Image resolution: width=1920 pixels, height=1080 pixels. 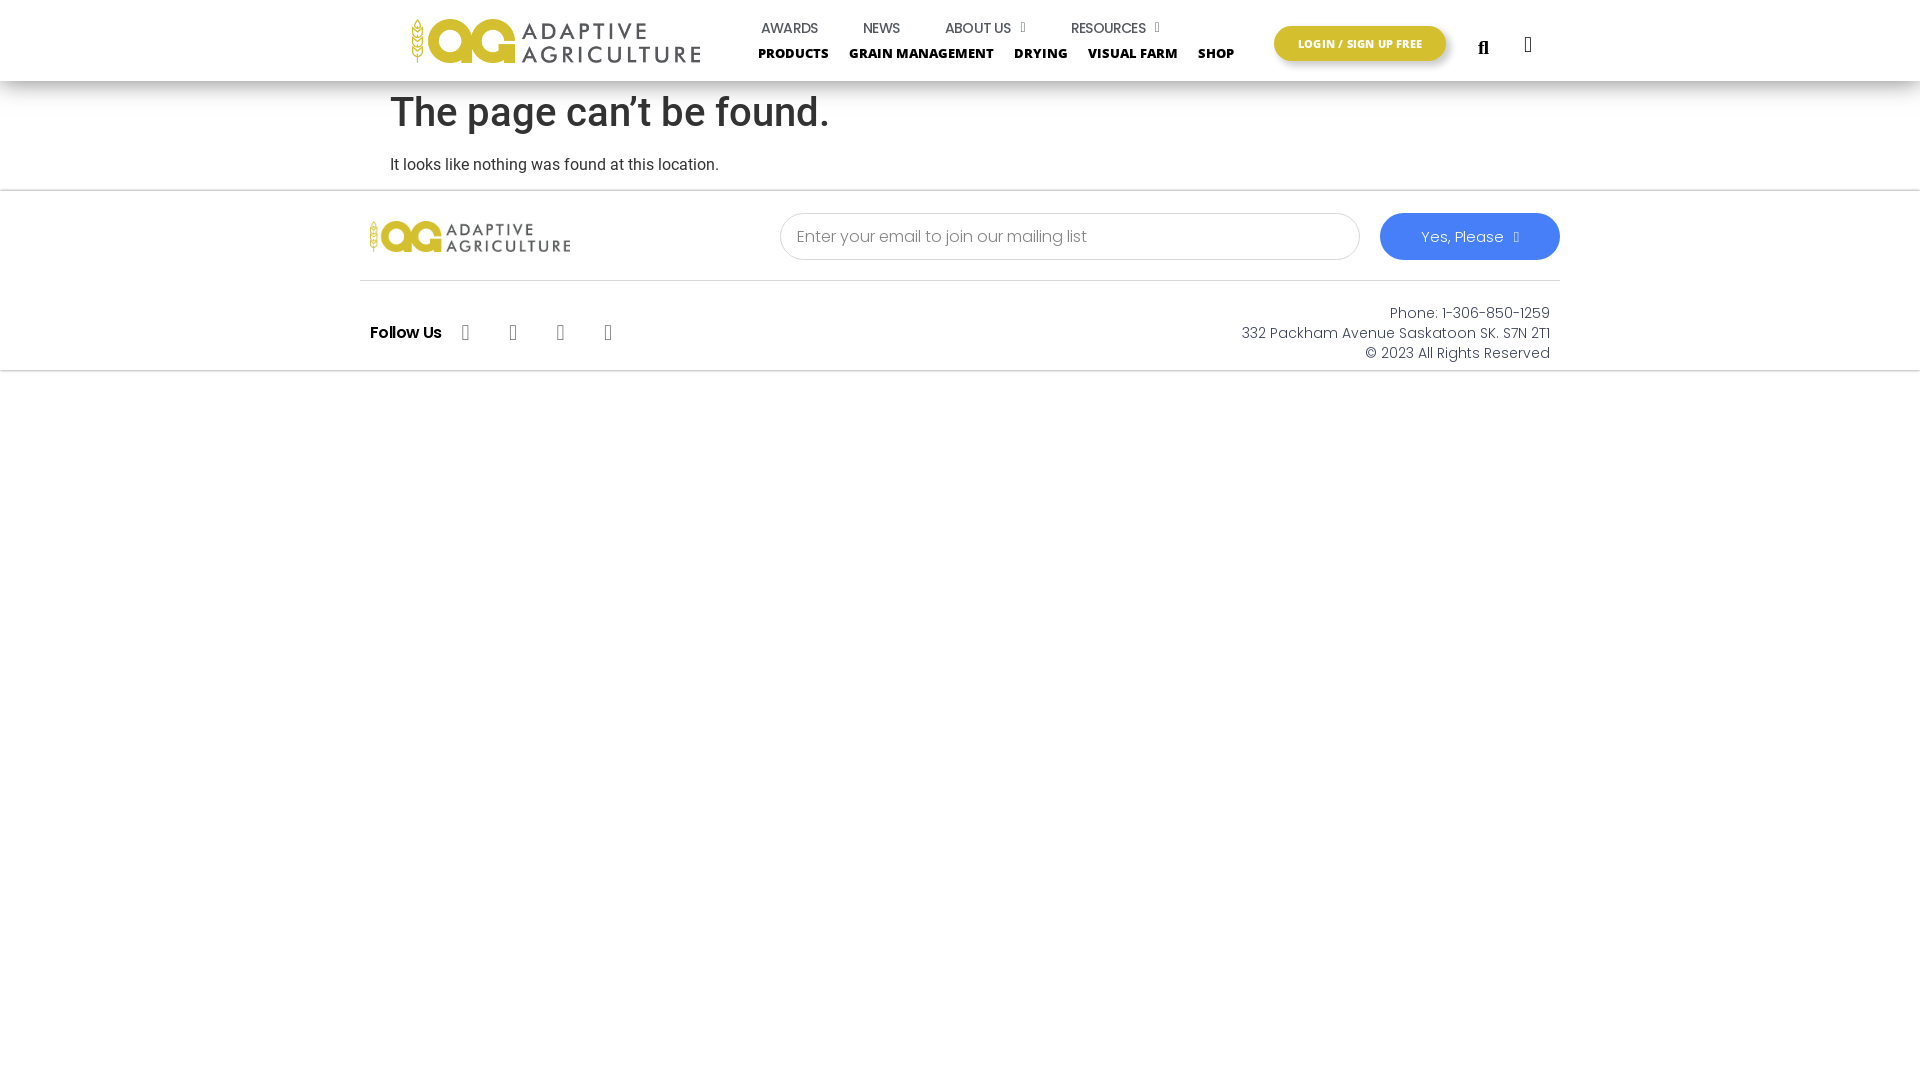 I want to click on 'VISUAL FARM', so click(x=1132, y=51).